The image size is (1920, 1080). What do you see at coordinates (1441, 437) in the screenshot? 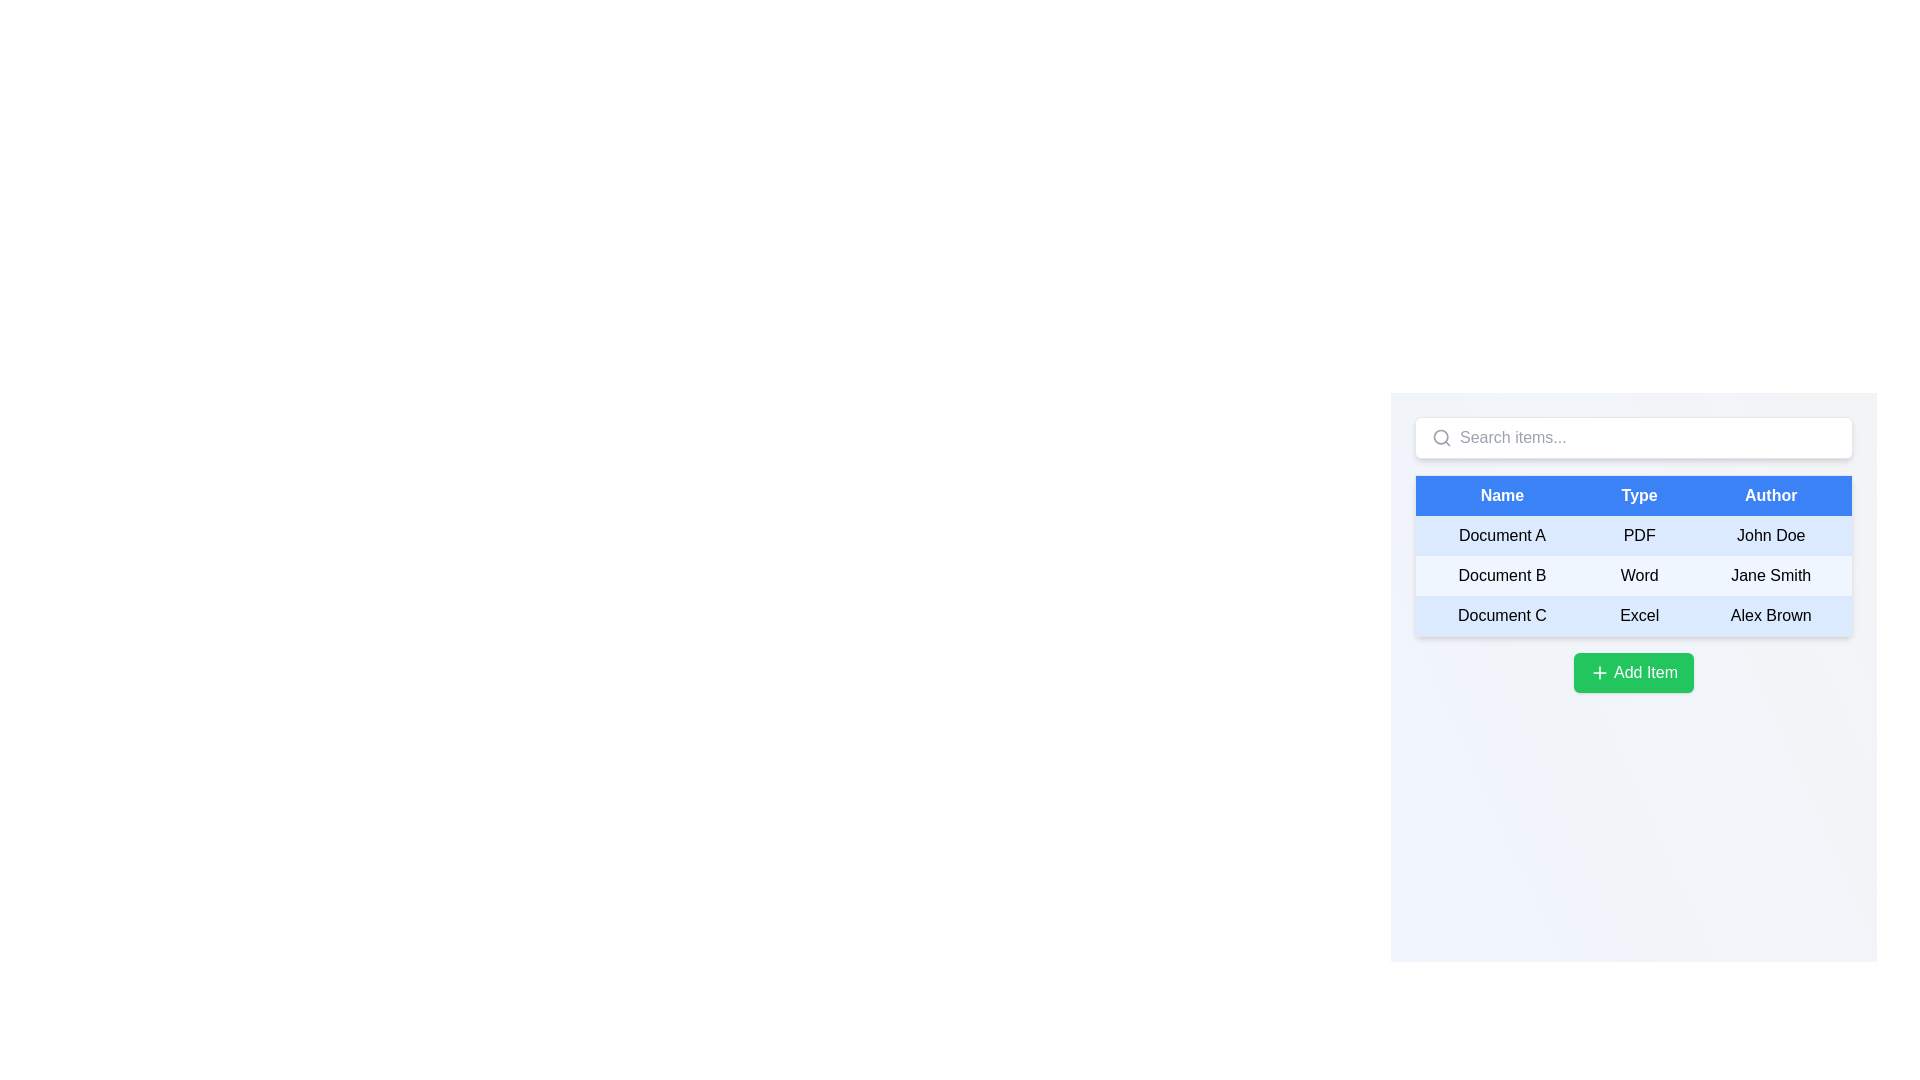
I see `the search icon located at the leftmost position within the search bar` at bounding box center [1441, 437].